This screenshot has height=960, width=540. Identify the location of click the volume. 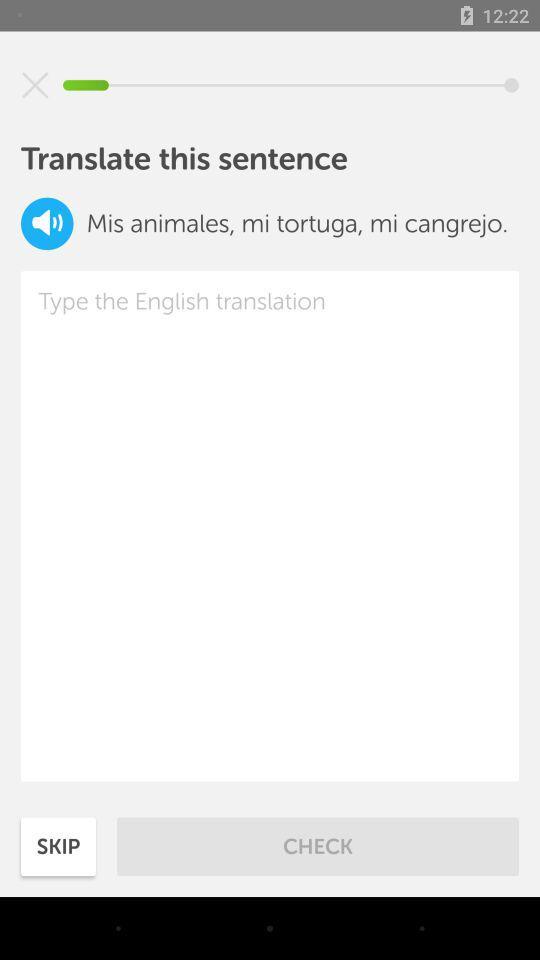
(47, 223).